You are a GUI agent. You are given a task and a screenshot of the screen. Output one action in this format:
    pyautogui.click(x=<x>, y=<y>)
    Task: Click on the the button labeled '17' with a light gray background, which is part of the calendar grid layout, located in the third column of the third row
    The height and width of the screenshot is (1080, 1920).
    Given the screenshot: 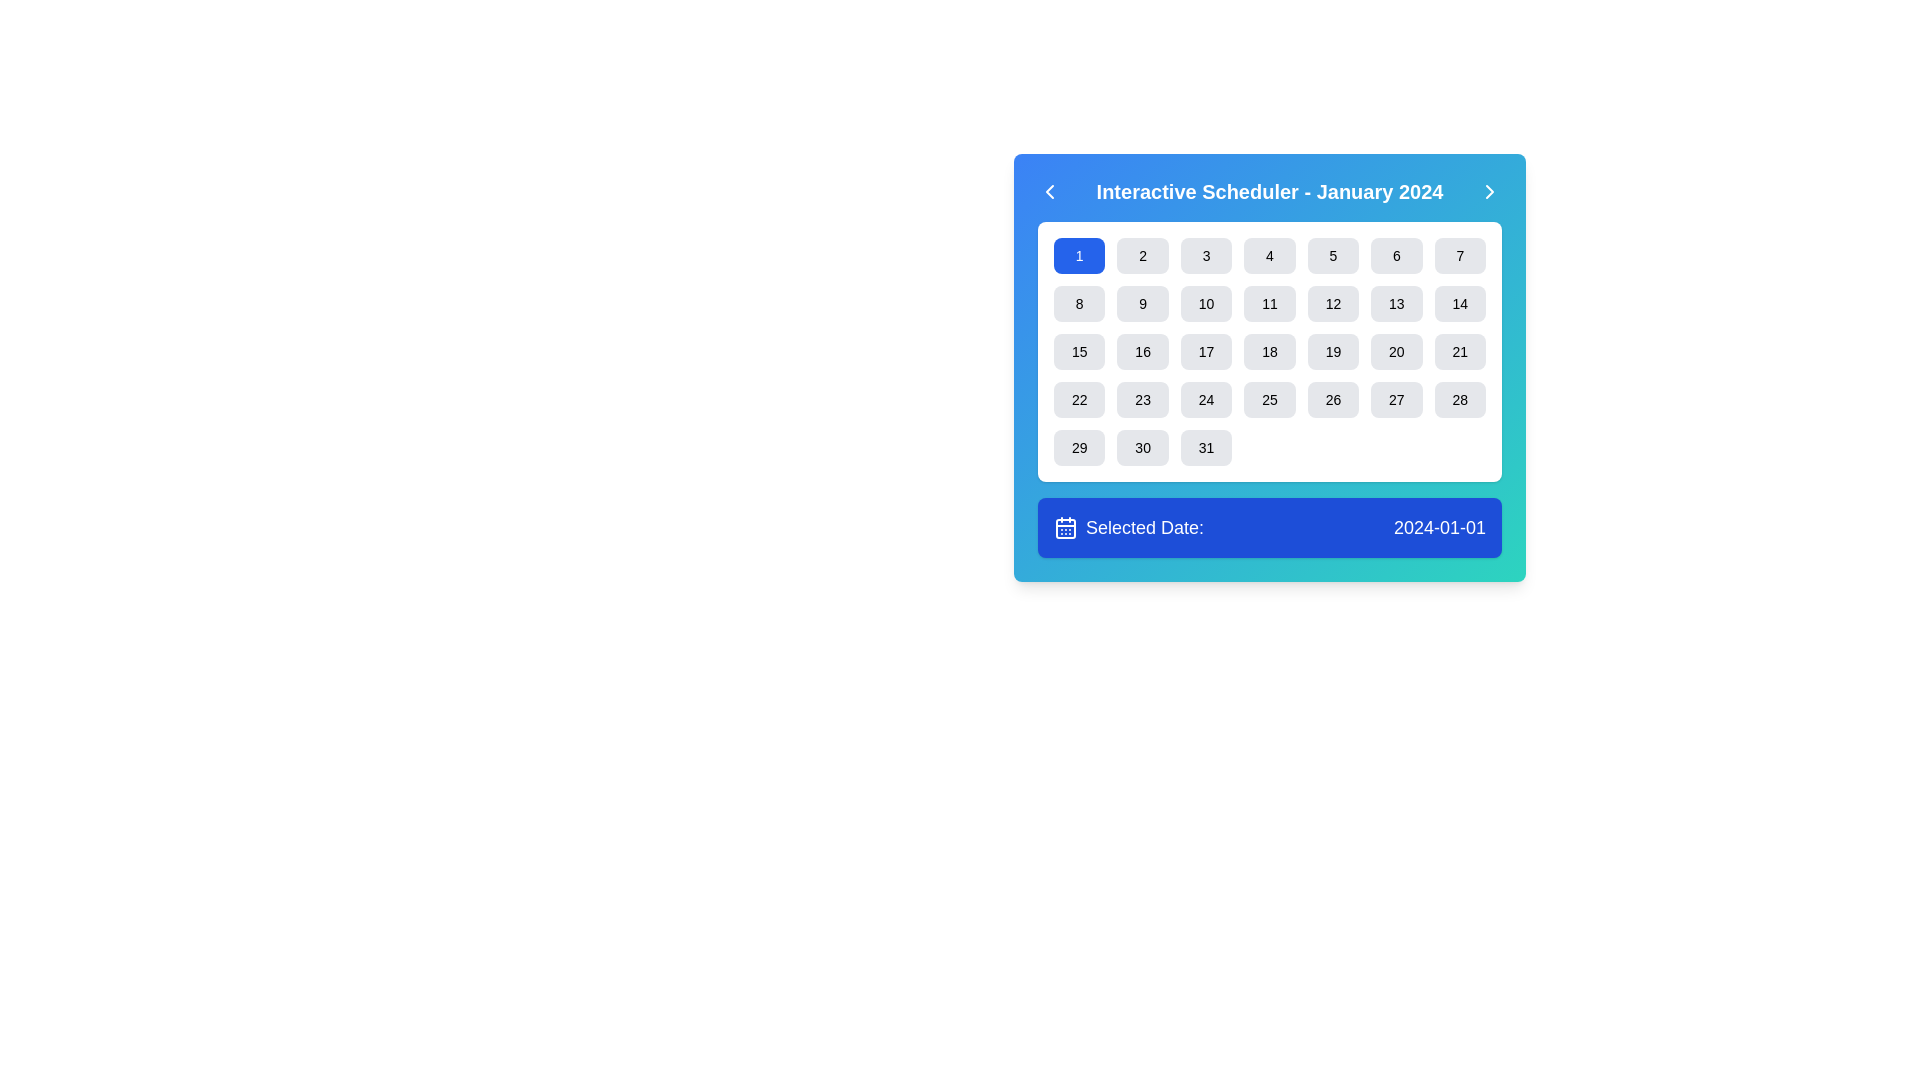 What is the action you would take?
    pyautogui.click(x=1205, y=350)
    